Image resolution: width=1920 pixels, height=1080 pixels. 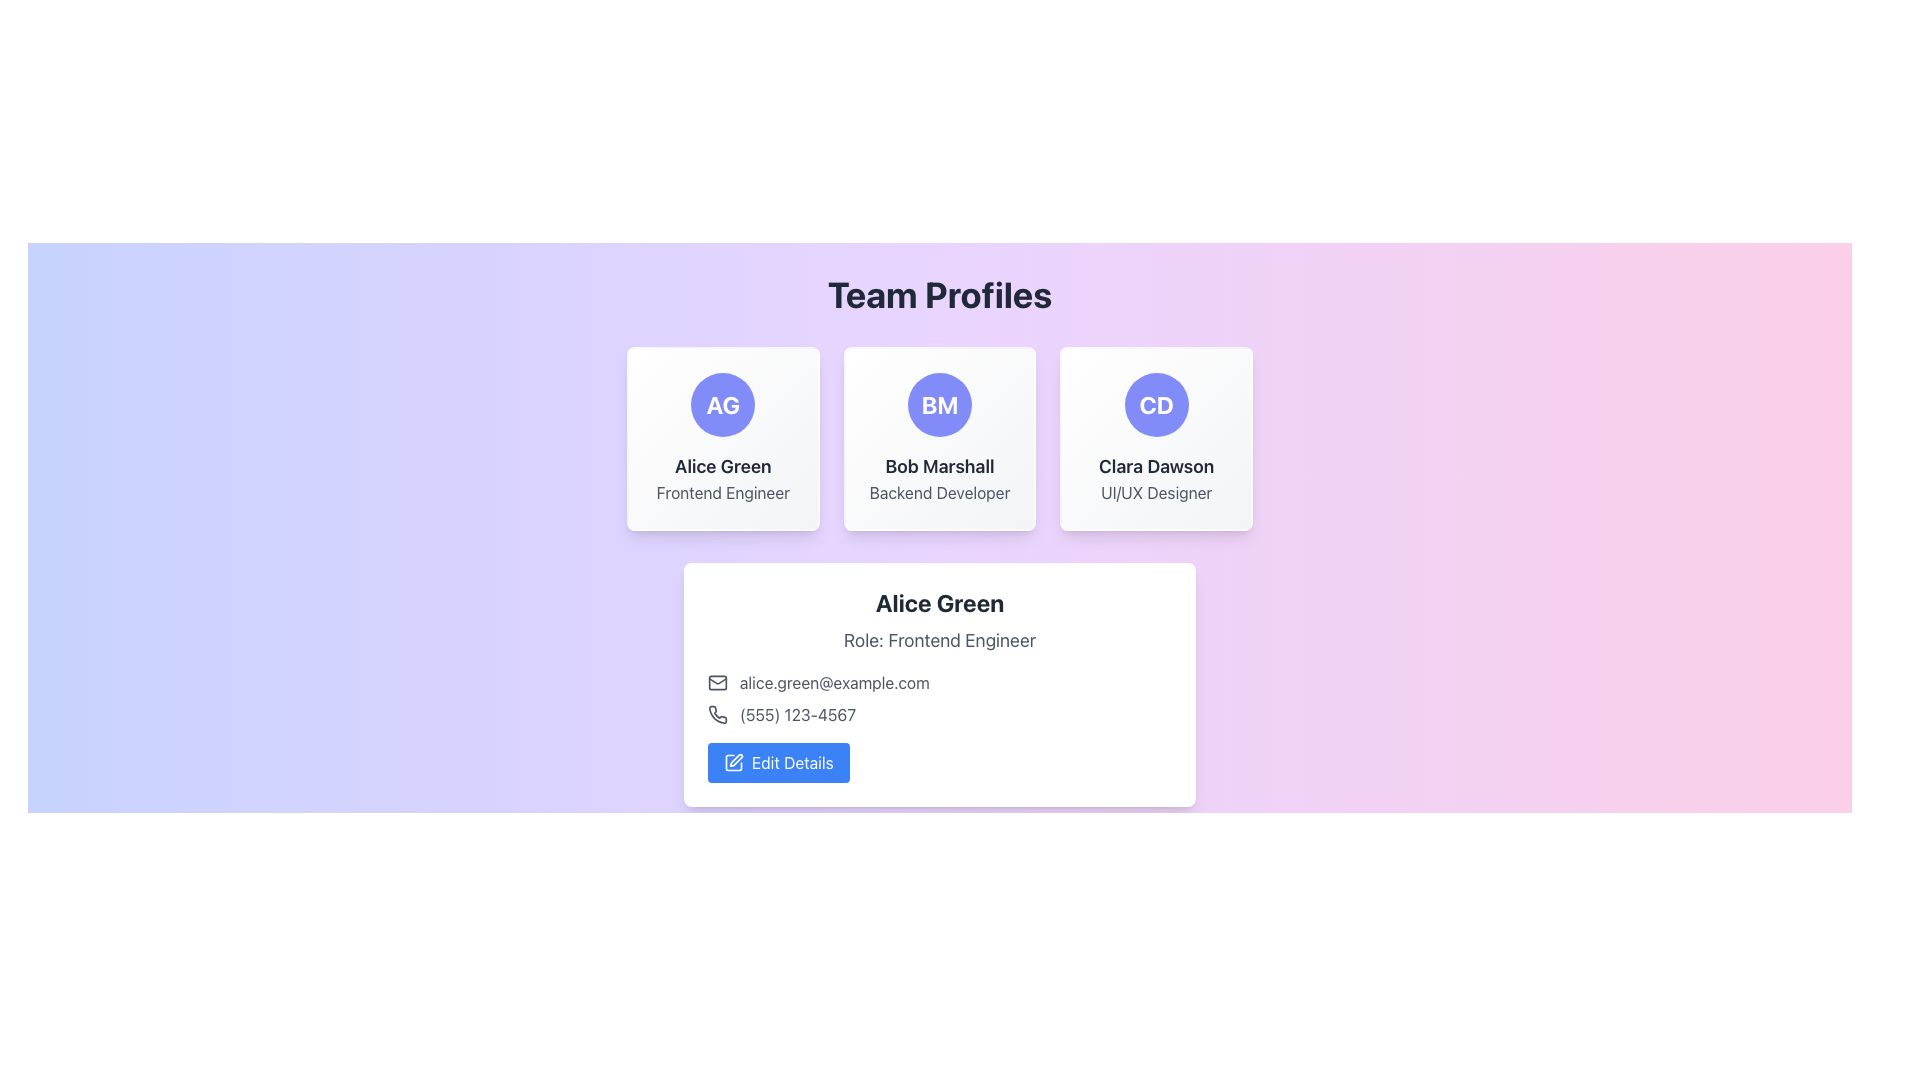 I want to click on the static text label displaying 'Frontend Engineer' below the name 'Alice Green' in the user profile card, so click(x=722, y=493).